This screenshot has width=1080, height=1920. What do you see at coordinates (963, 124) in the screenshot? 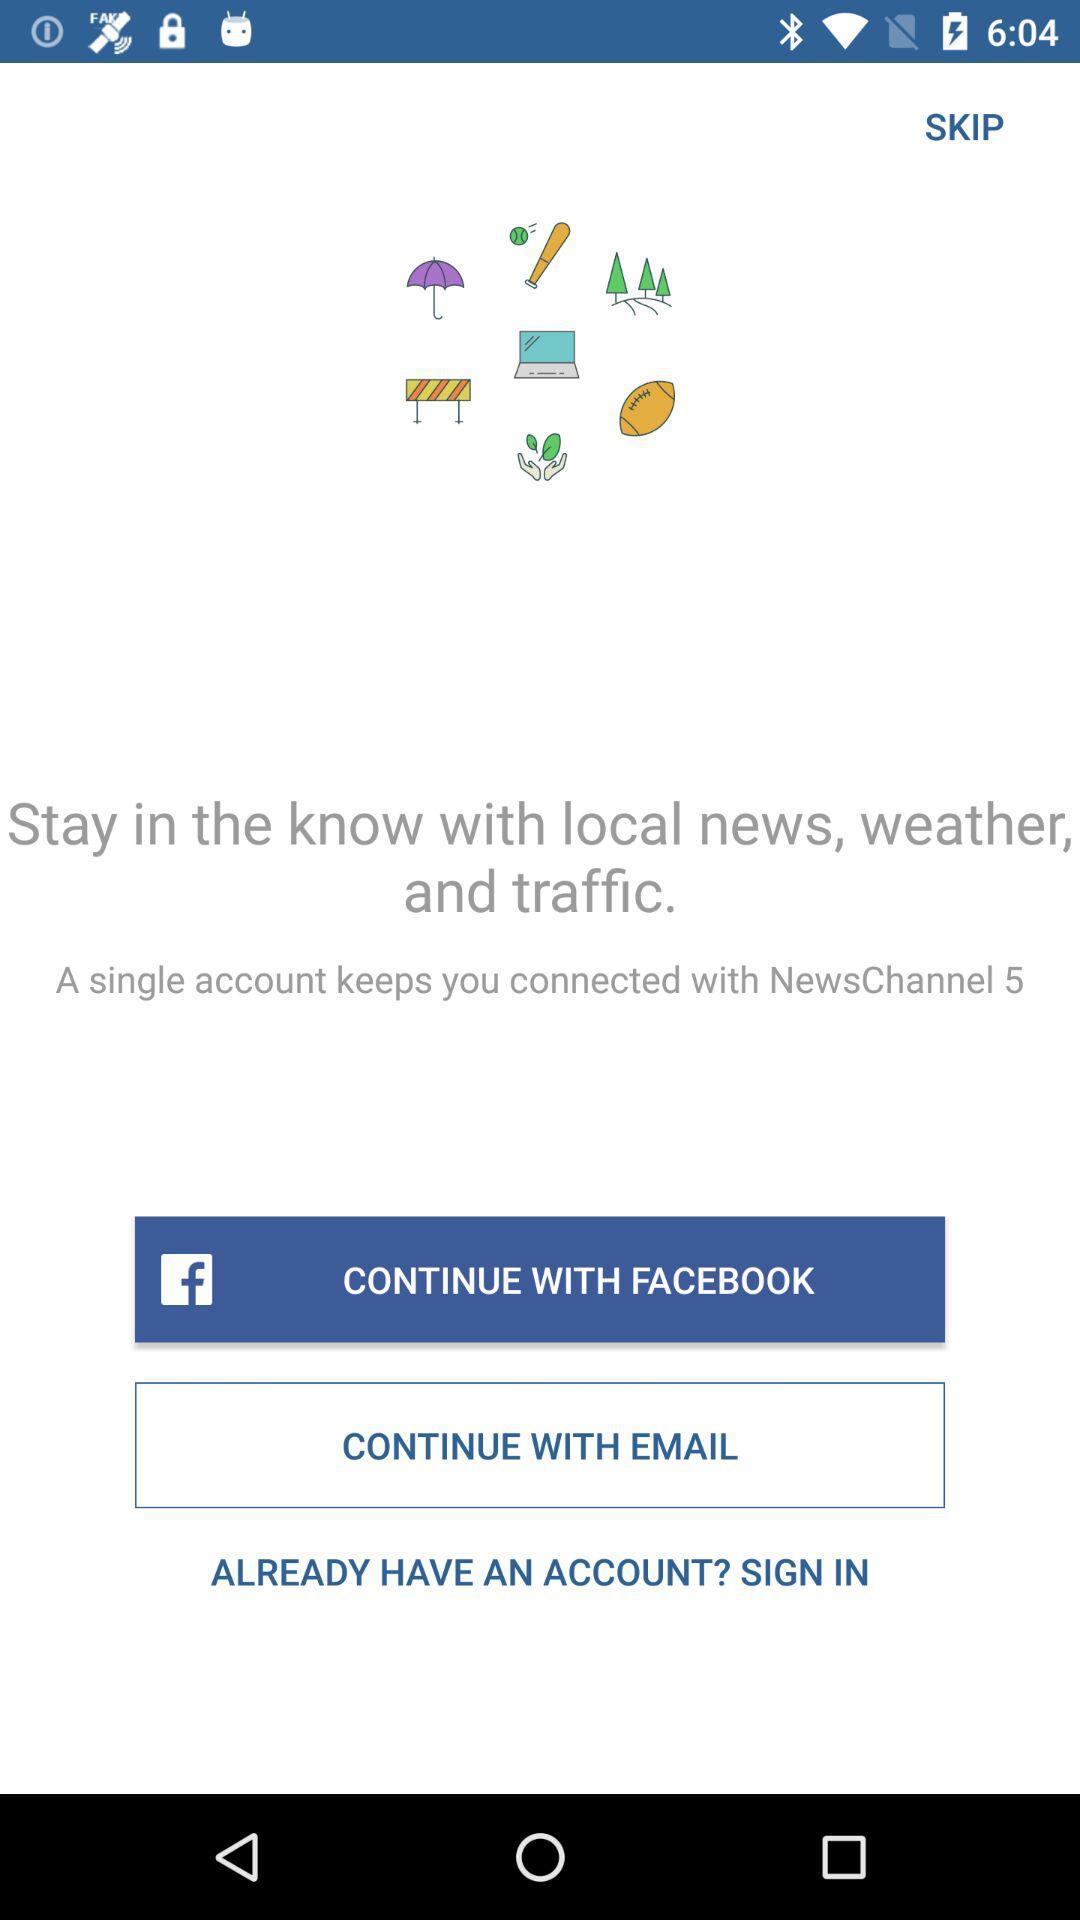
I see `icon above stay in the` at bounding box center [963, 124].